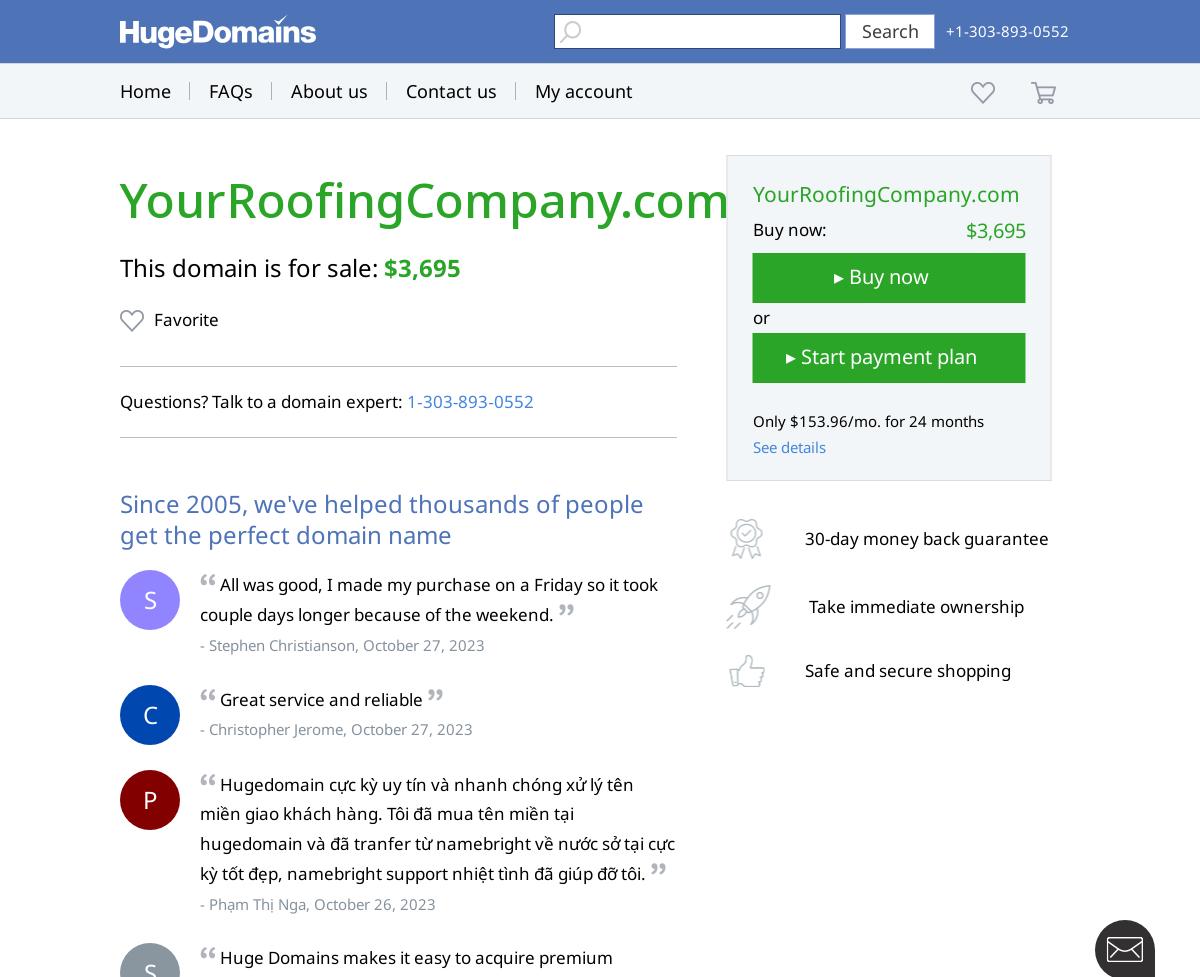 The width and height of the screenshot is (1200, 977). I want to click on '- Stephen Christianson, October 27, 2023', so click(342, 643).